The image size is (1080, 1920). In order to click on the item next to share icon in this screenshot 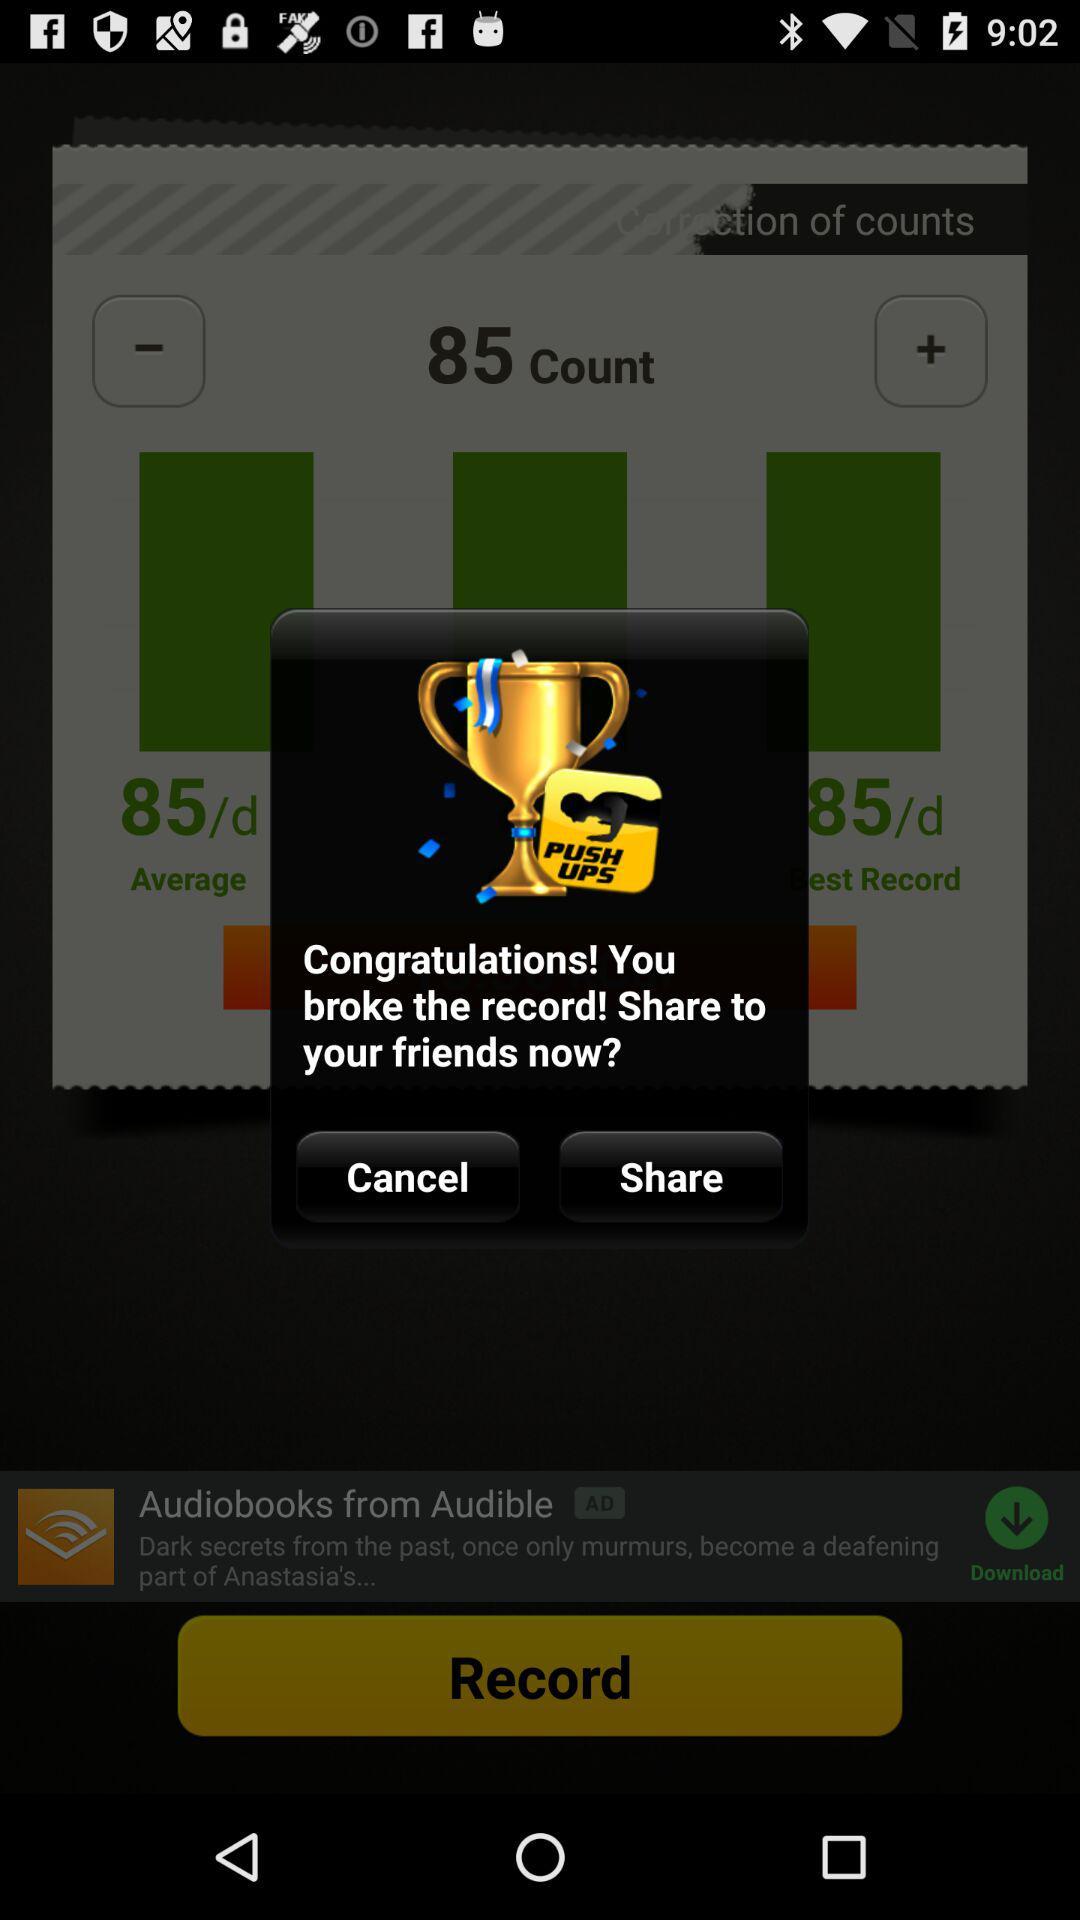, I will do `click(407, 1176)`.